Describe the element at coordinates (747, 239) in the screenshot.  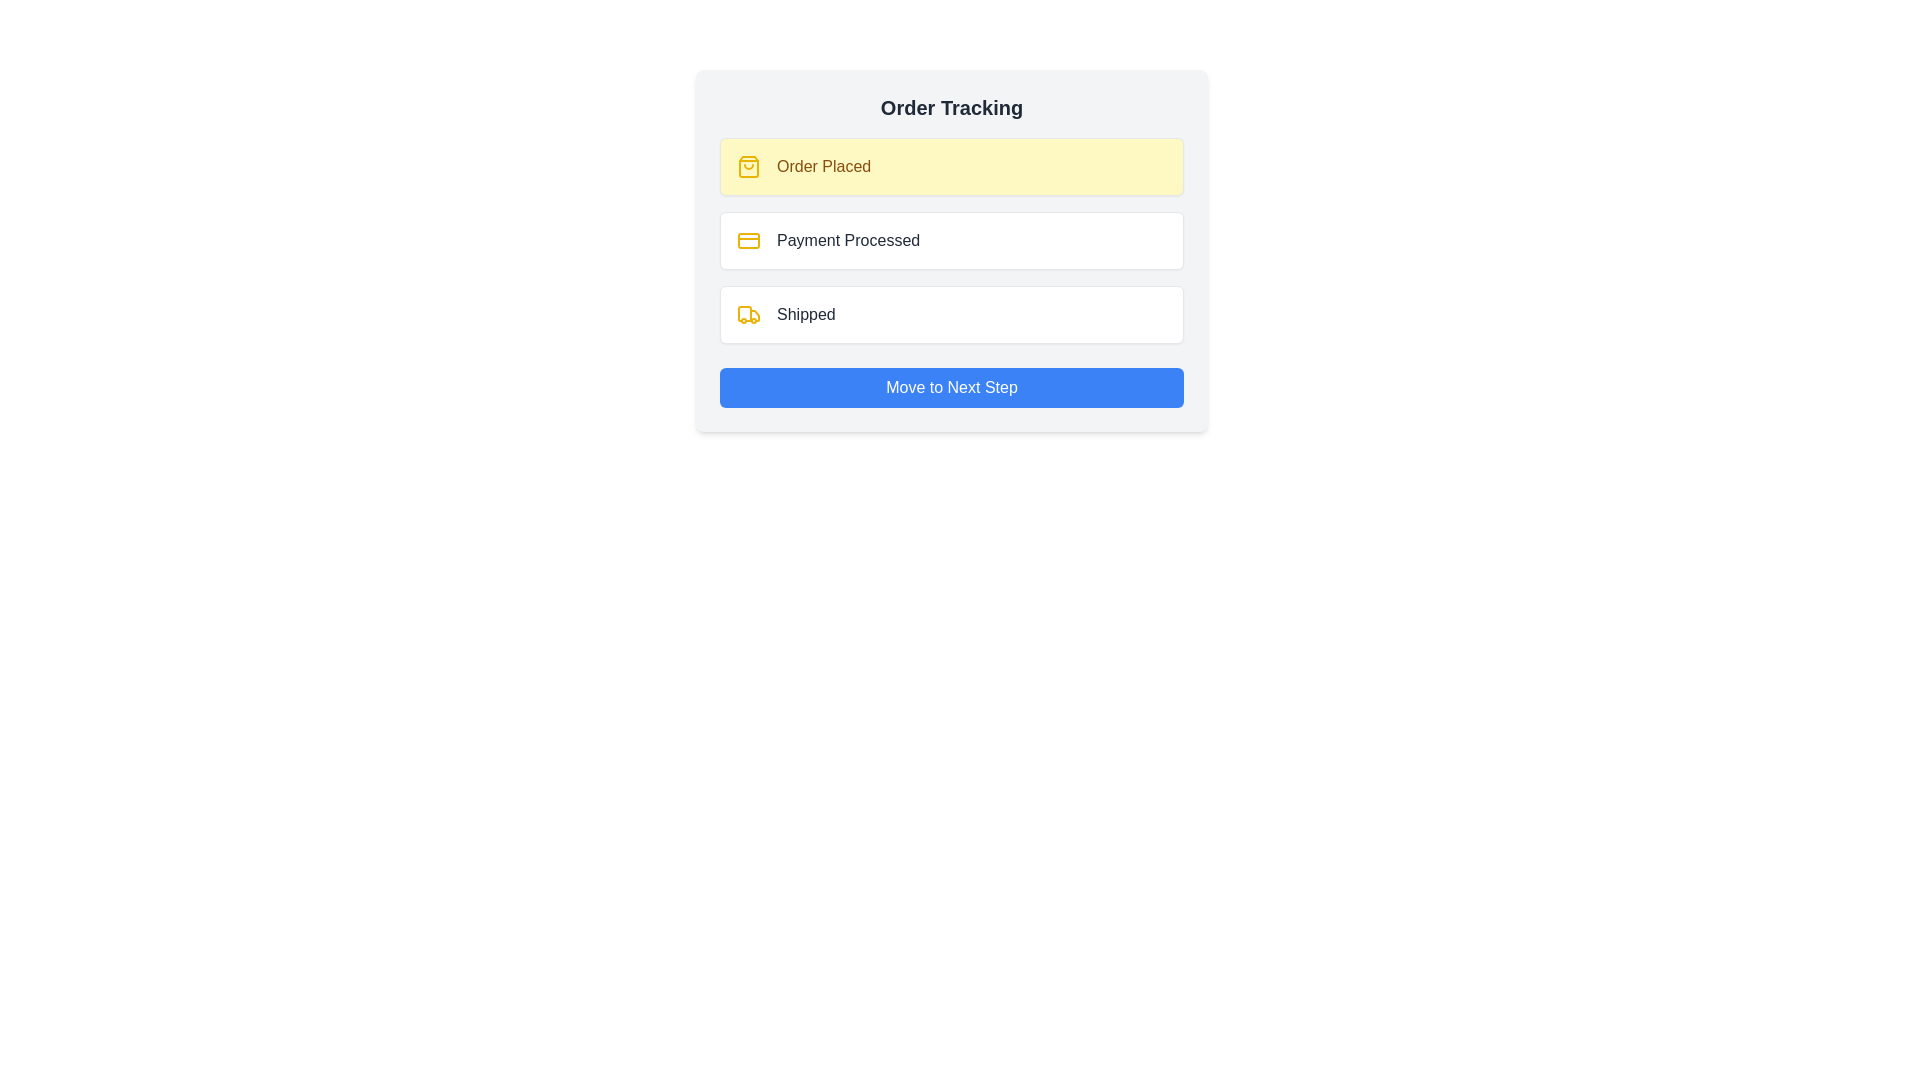
I see `the payment stage icon located on the left side of the 'Payment Processed' list item within the 'Order Tracking' section` at that location.